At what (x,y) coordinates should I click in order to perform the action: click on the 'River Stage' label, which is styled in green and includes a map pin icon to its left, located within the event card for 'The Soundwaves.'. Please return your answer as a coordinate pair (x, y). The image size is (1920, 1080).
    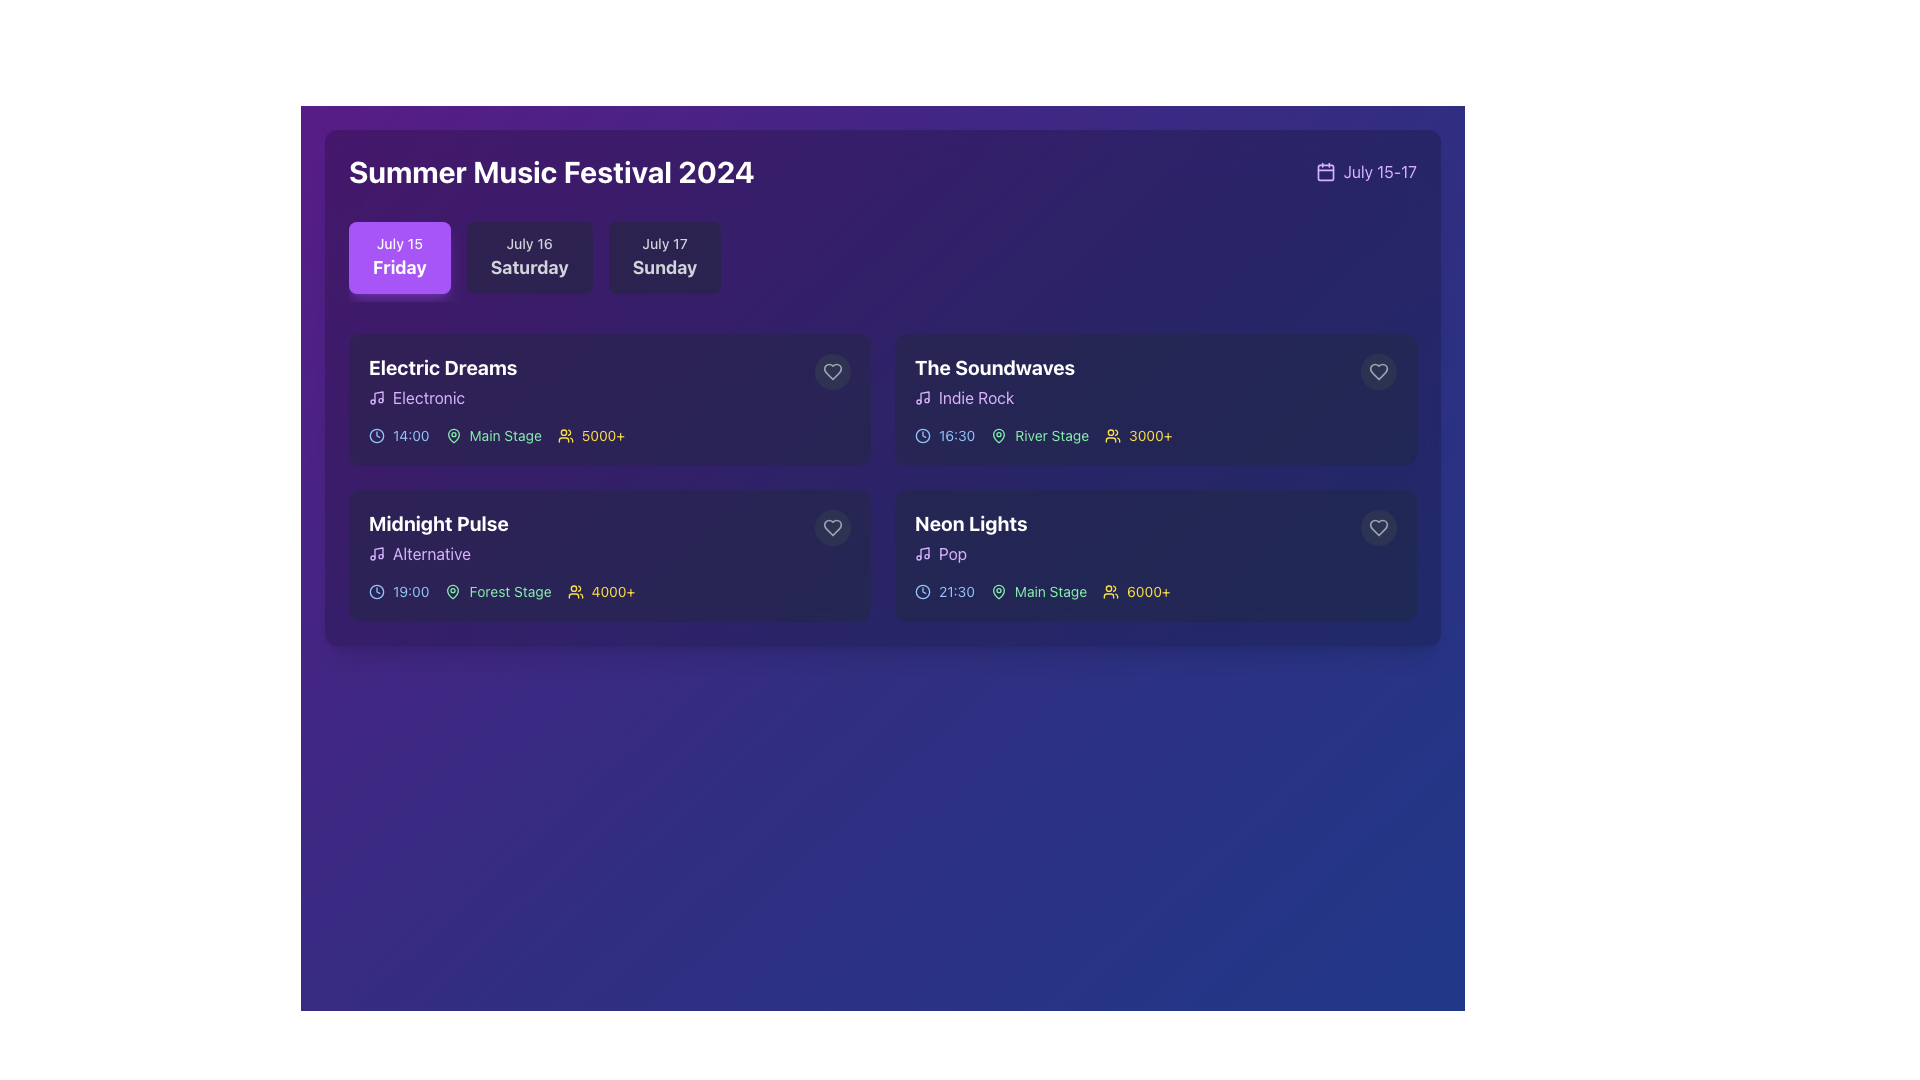
    Looking at the image, I should click on (1040, 434).